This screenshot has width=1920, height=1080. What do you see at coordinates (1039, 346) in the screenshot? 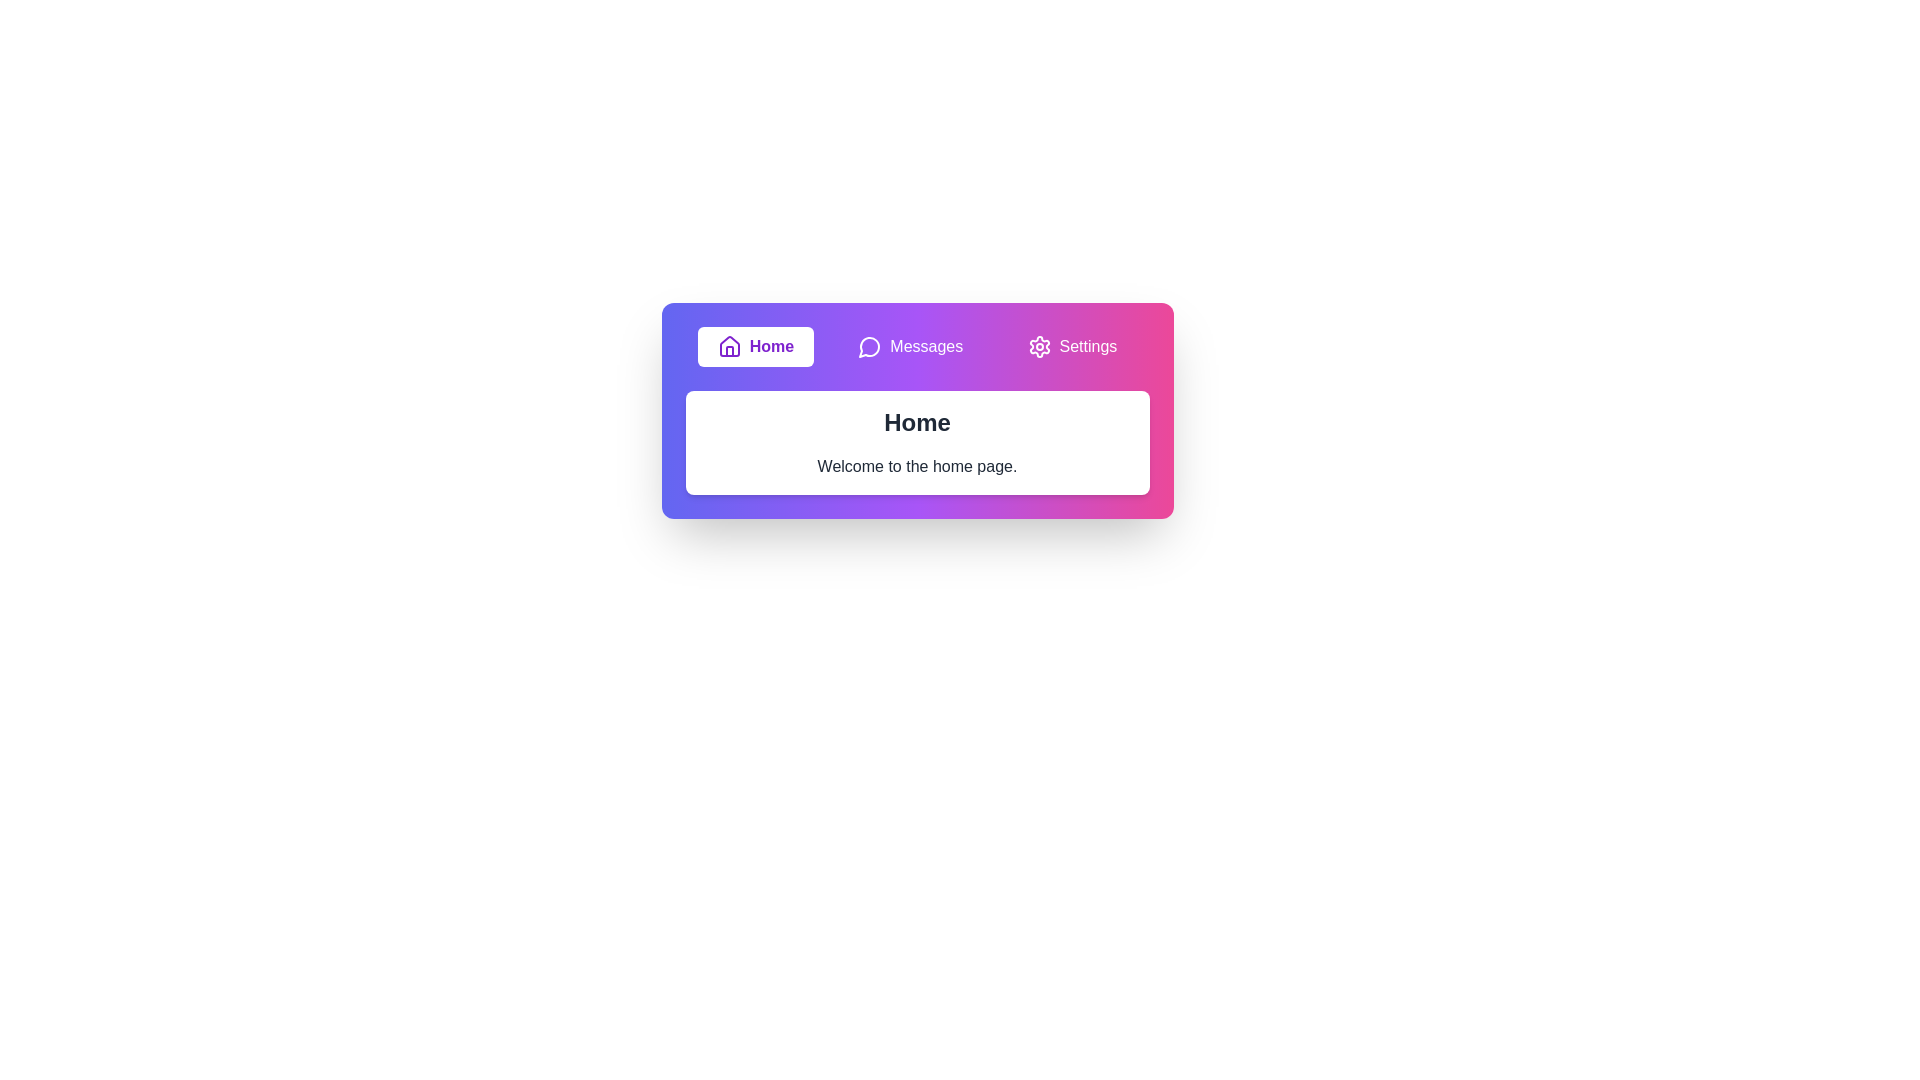
I see `the gear icon located in the upper-right area of the gradient-colored navigation bar` at bounding box center [1039, 346].